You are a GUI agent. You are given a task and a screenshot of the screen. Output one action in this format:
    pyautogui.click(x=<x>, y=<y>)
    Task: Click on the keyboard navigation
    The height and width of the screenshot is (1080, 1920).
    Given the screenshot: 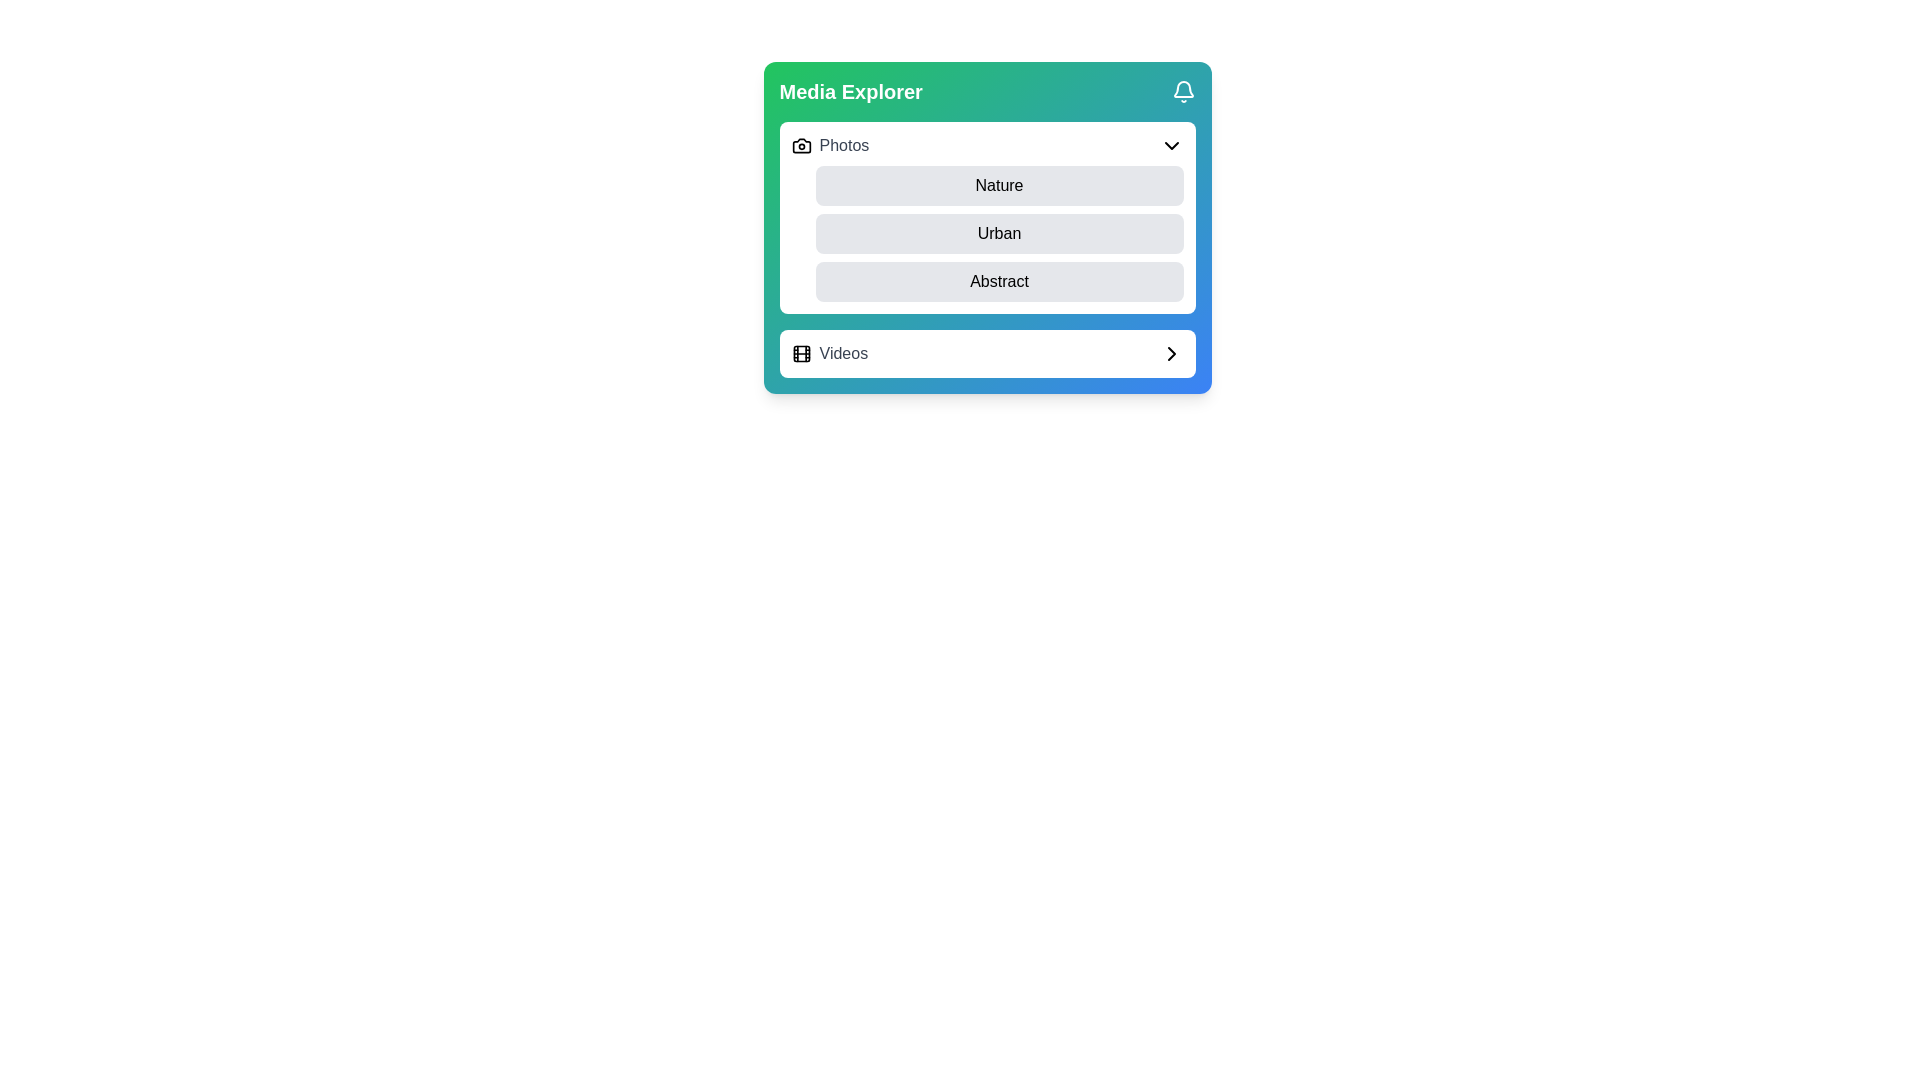 What is the action you would take?
    pyautogui.click(x=999, y=281)
    